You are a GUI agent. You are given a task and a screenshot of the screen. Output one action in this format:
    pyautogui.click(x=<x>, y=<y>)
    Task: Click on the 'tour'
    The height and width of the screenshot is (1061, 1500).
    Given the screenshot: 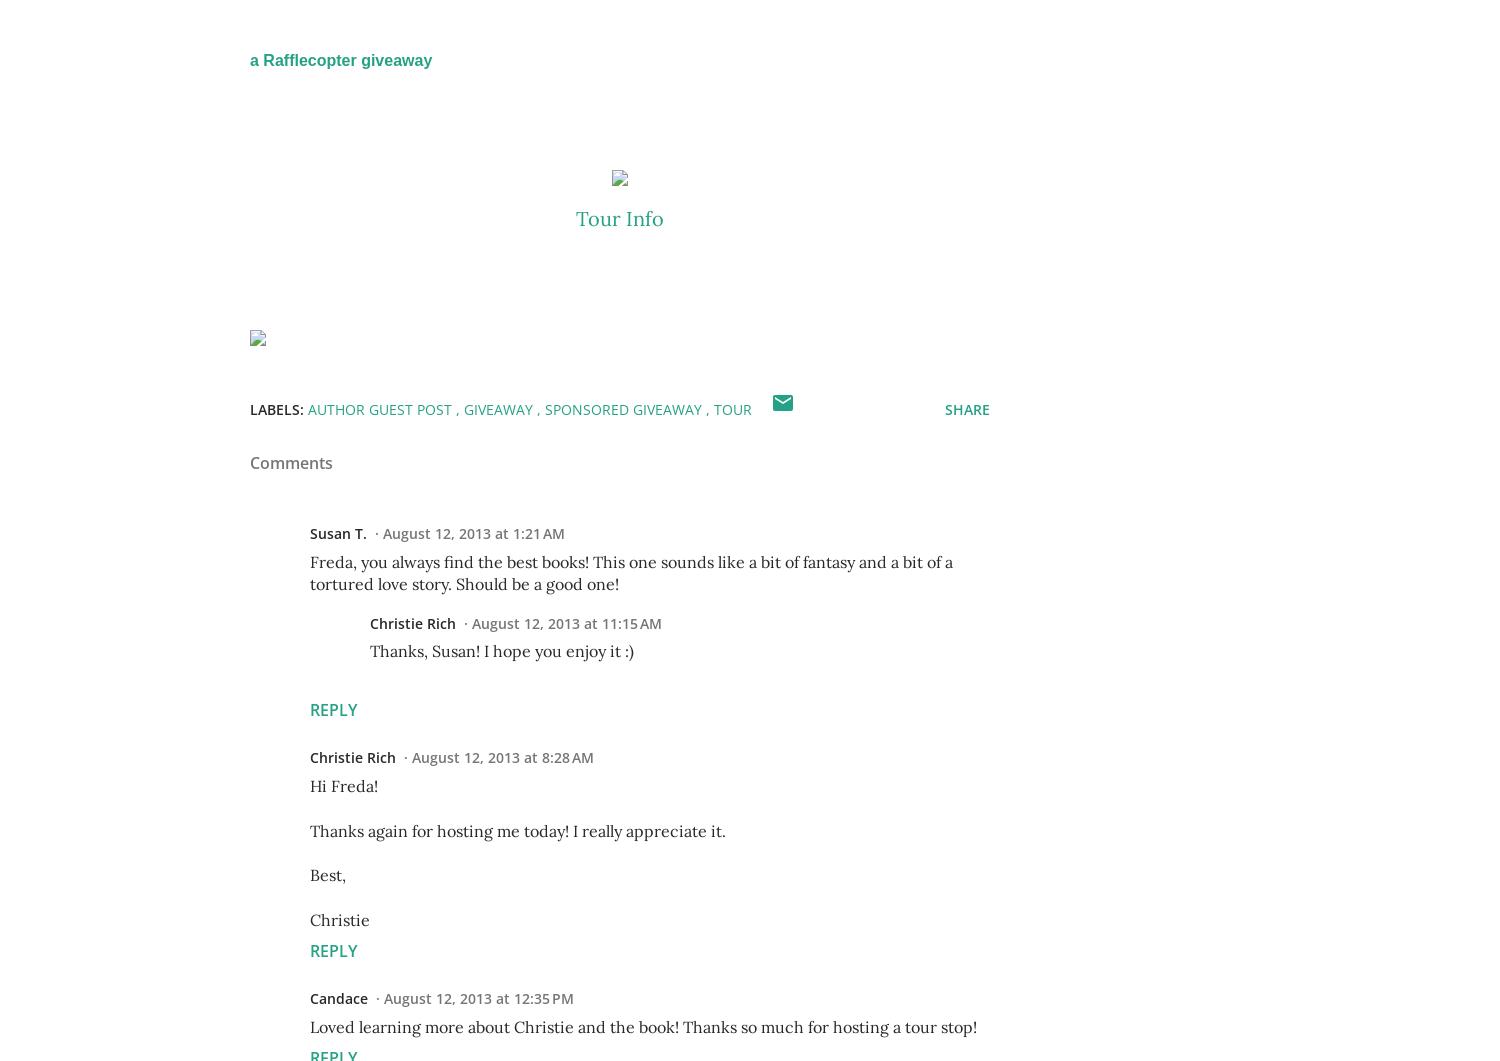 What is the action you would take?
    pyautogui.click(x=732, y=409)
    